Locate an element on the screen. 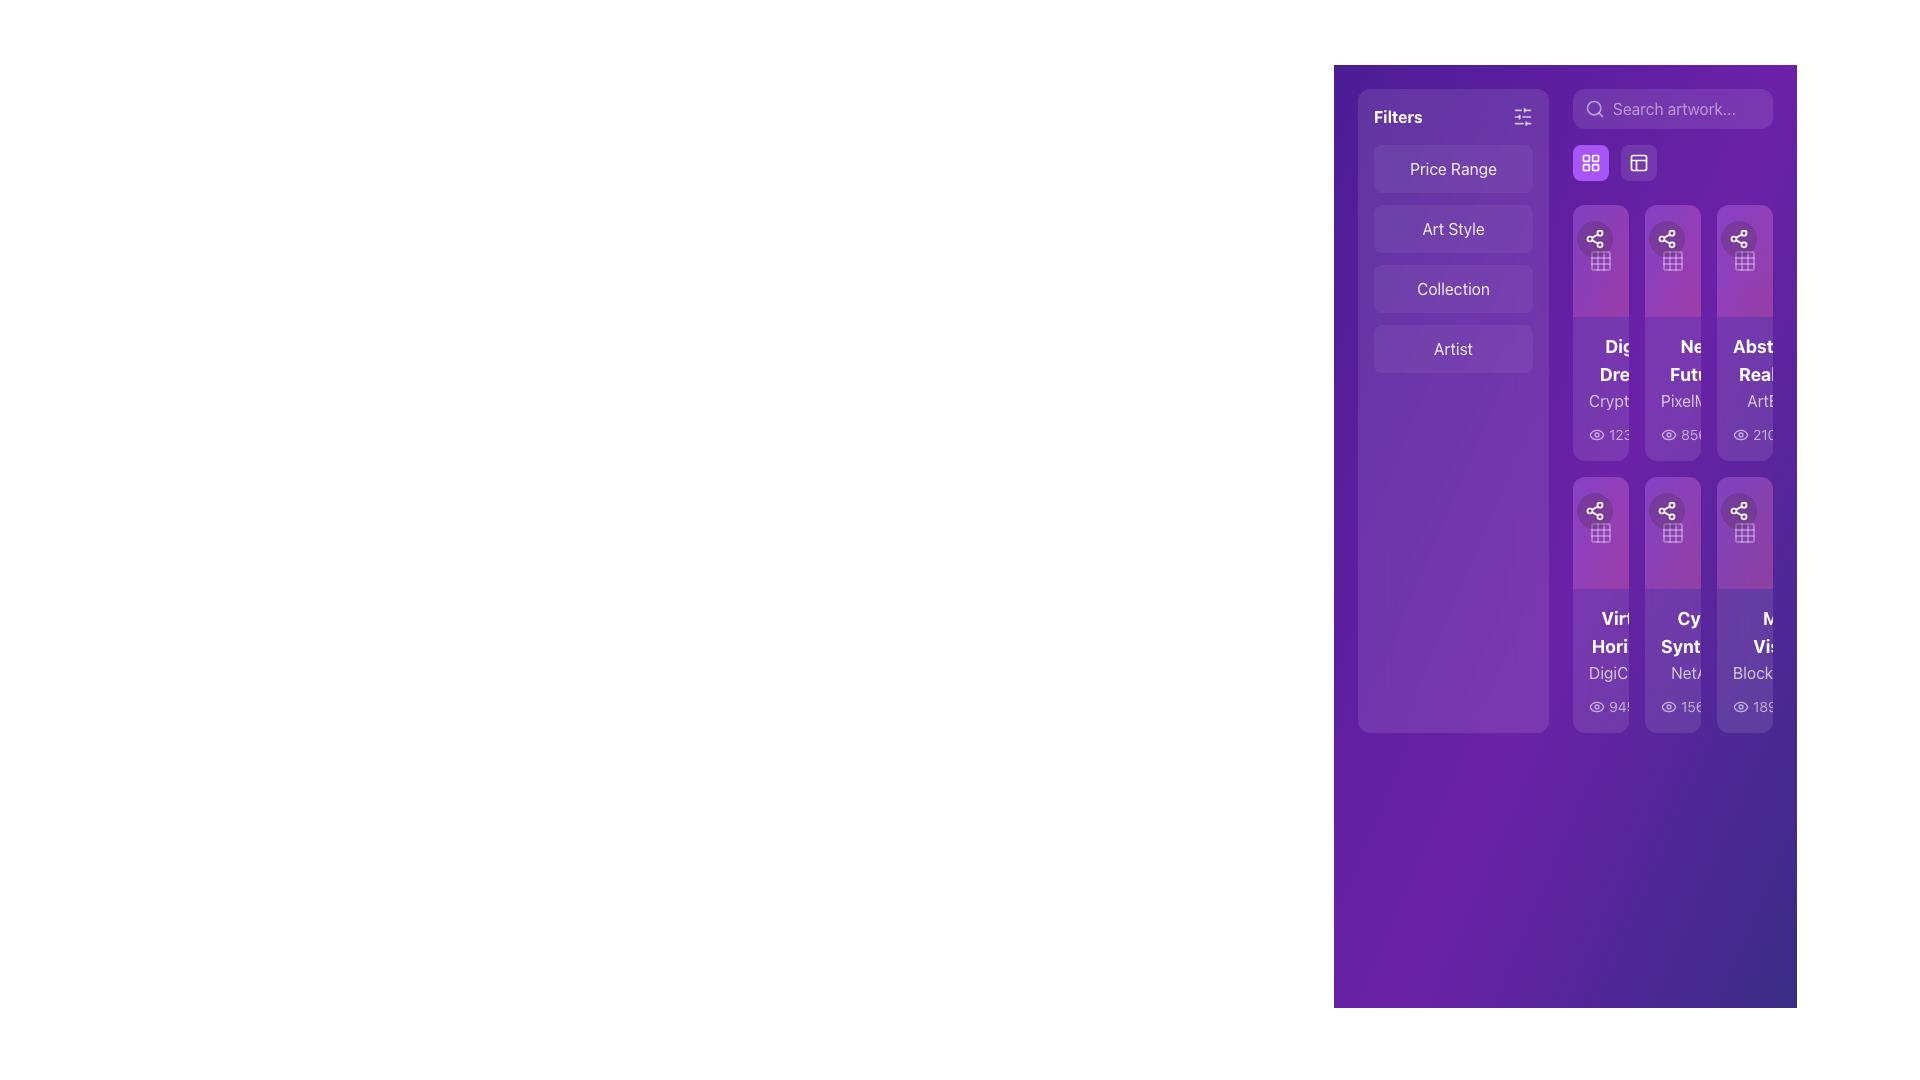 The width and height of the screenshot is (1920, 1080). the information icon with a circular outline and 'i' symbol located in the bottom right corner of the 'Cyber Synth' card is located at coordinates (1679, 705).